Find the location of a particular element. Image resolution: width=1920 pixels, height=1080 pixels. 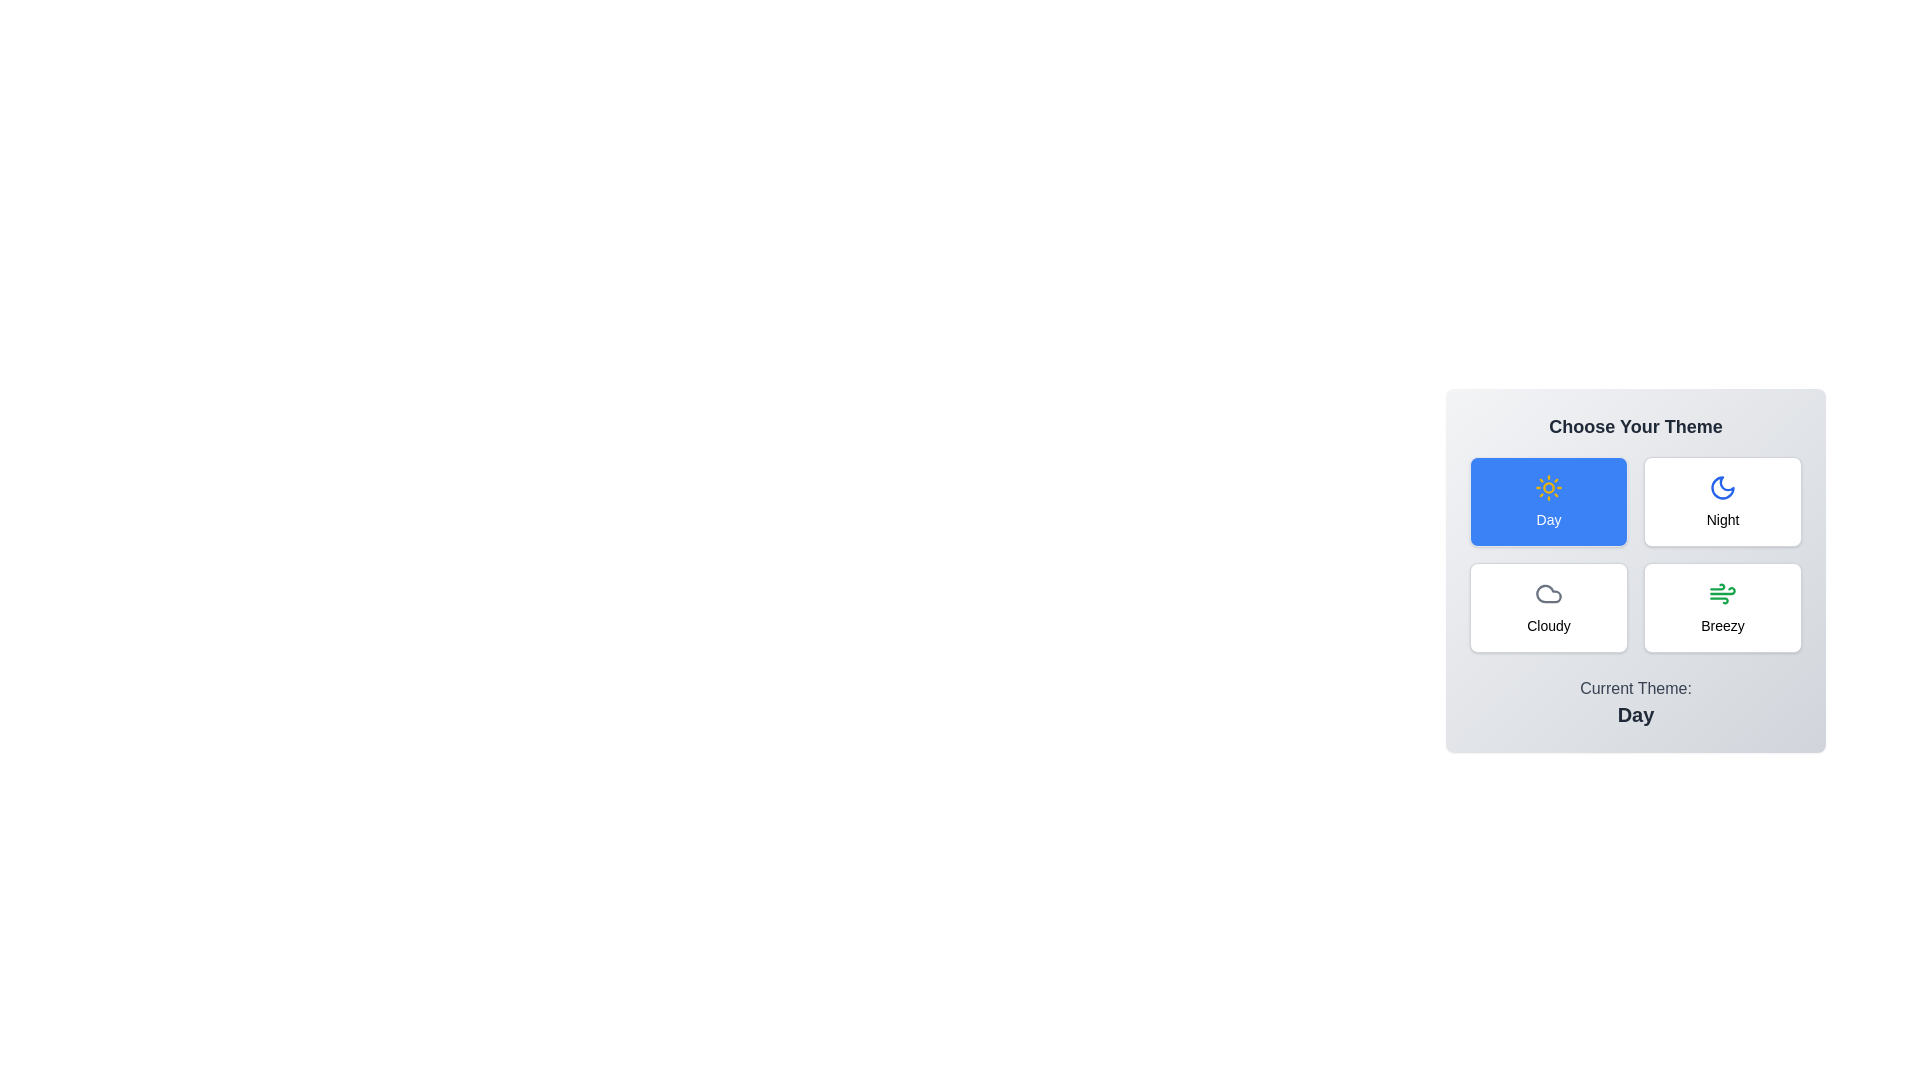

the Cloudy button to observe its hover effect is located at coordinates (1548, 607).